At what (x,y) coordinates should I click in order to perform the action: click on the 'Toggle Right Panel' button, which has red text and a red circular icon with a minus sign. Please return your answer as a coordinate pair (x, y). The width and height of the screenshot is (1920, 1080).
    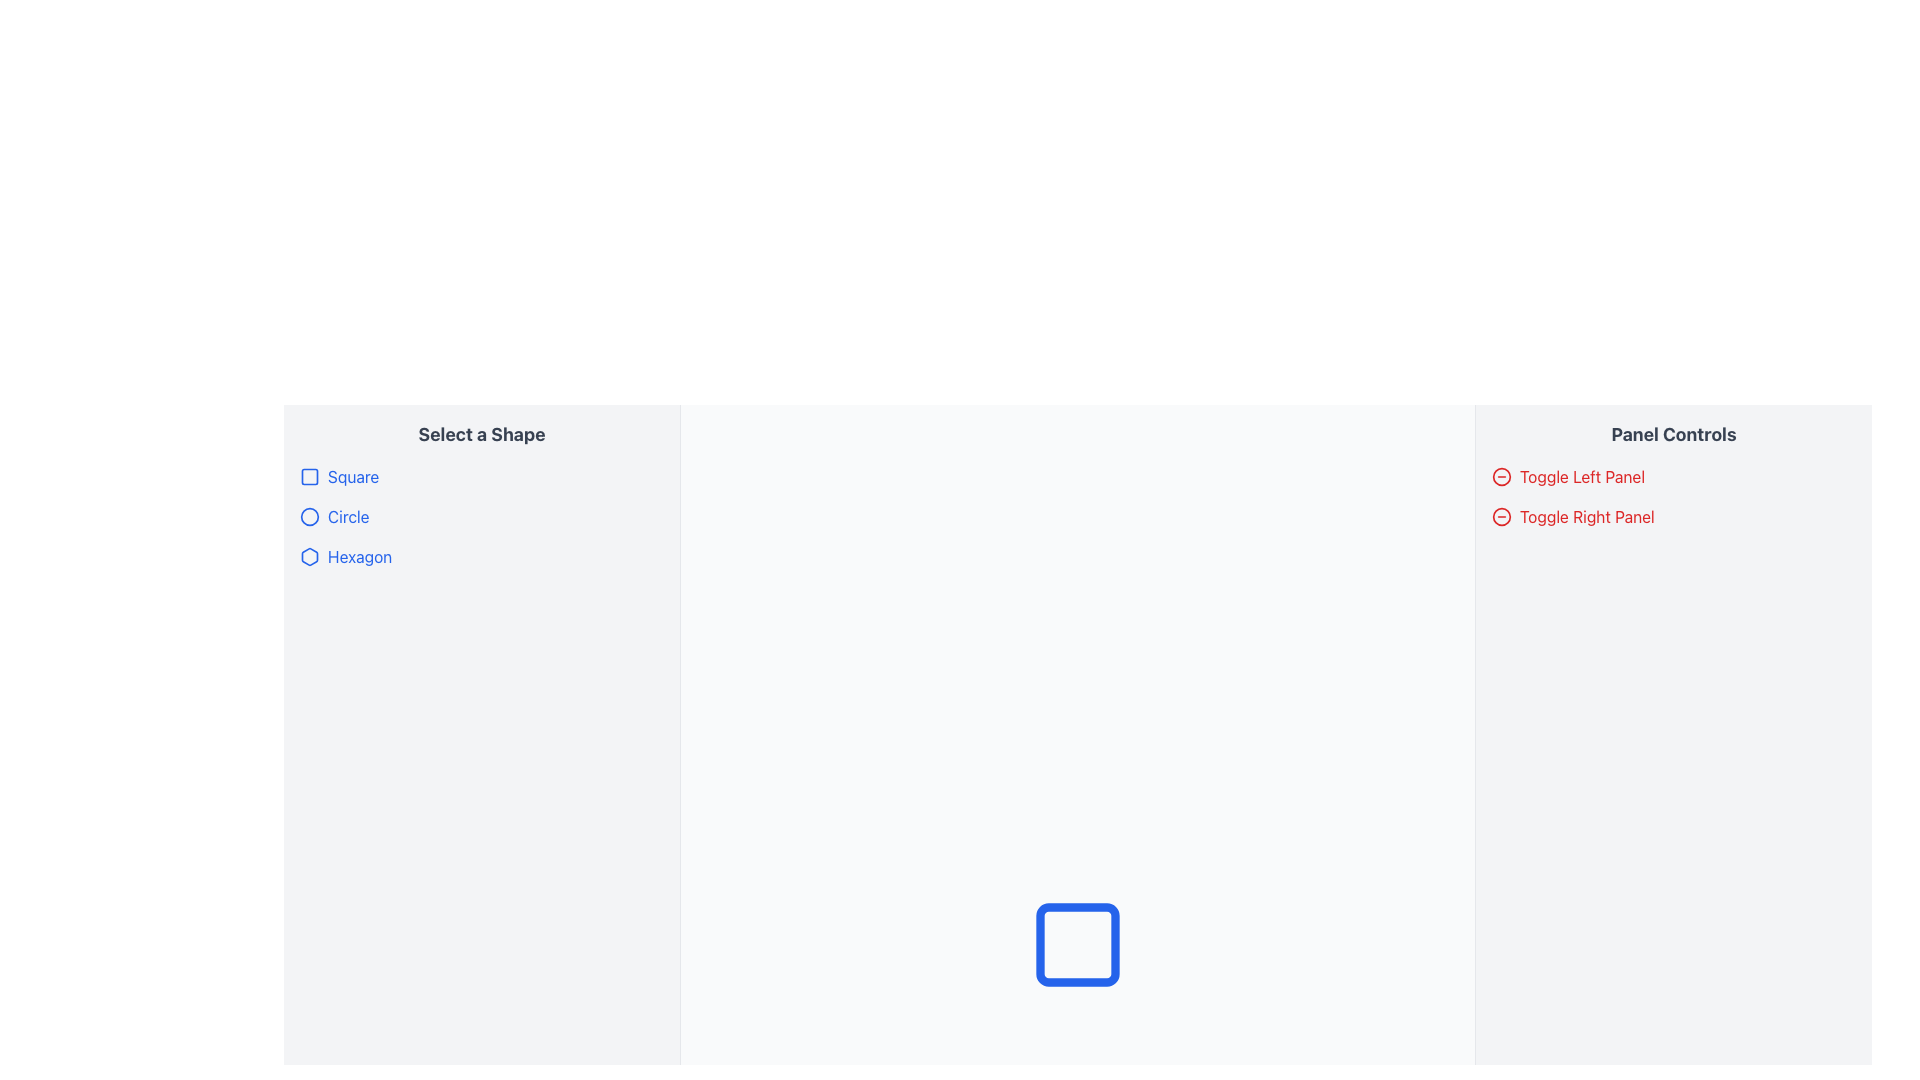
    Looking at the image, I should click on (1572, 515).